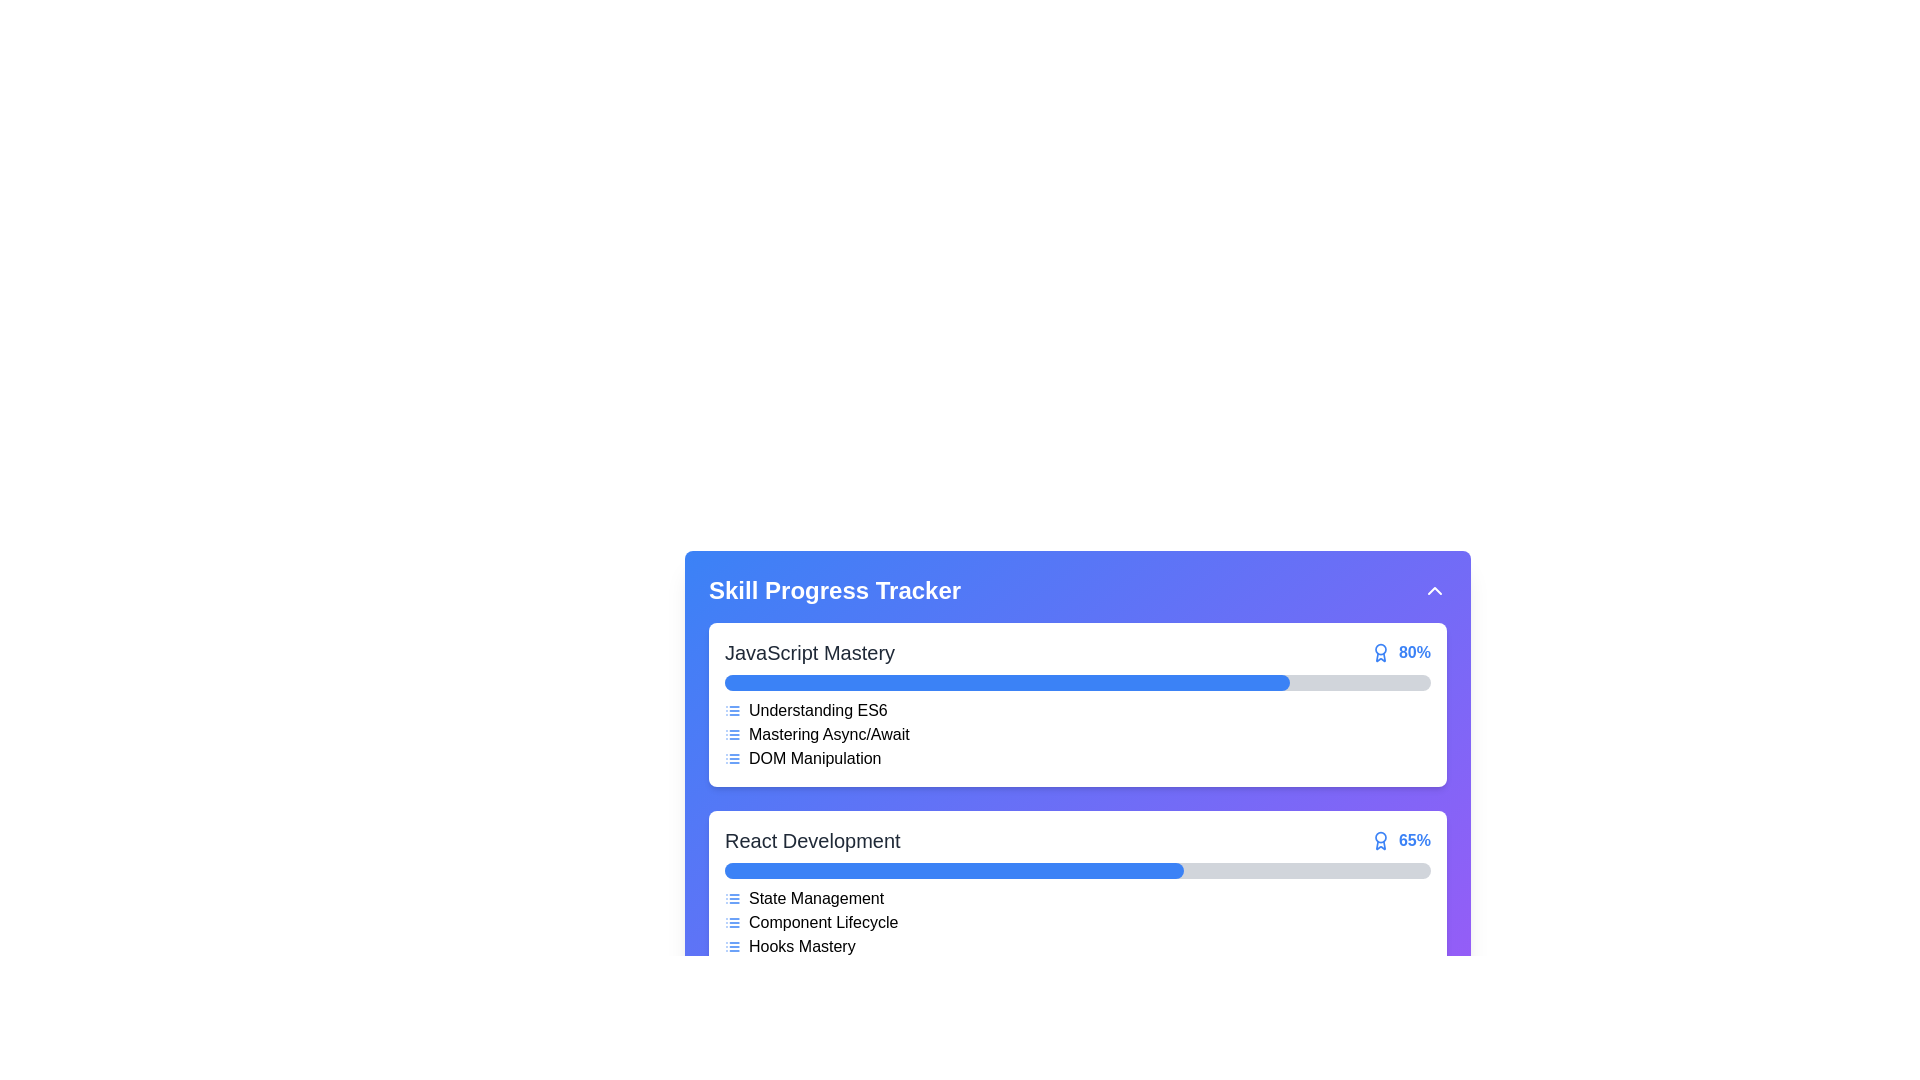  What do you see at coordinates (1380, 652) in the screenshot?
I see `the icon representing progress in the 'JavaScript Mastery' section of the 'Skill Progress Tracker' panel, located to the left of the text '80%` at bounding box center [1380, 652].